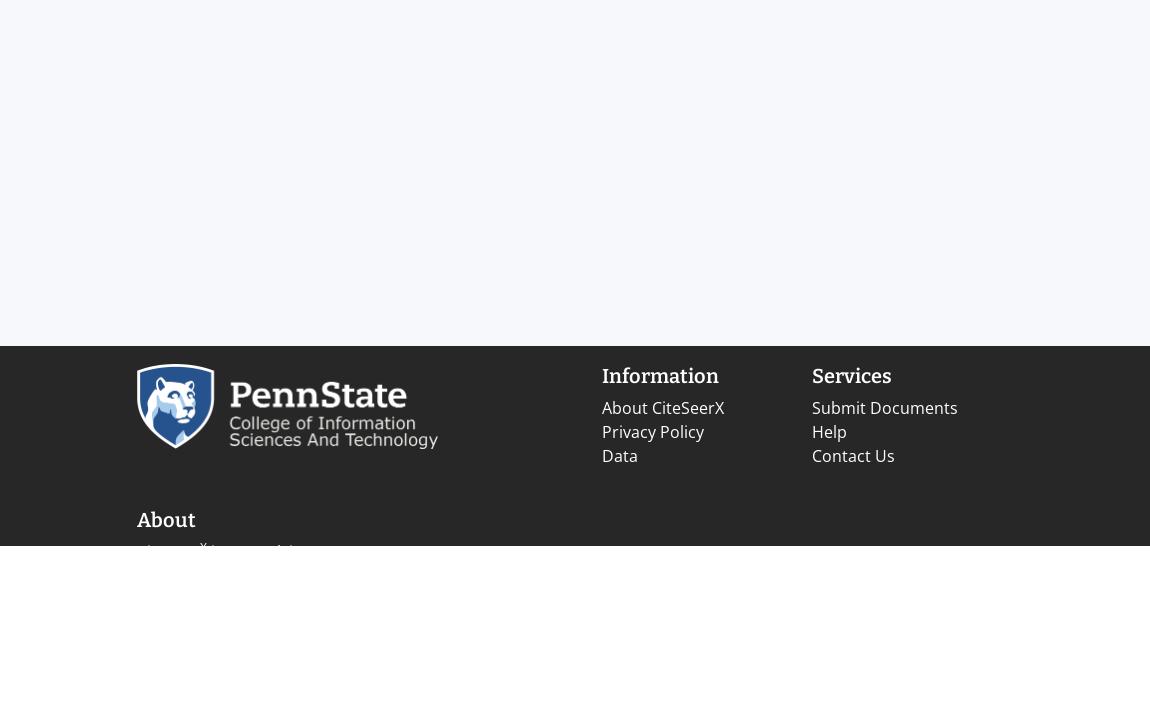 The width and height of the screenshot is (1150, 727). What do you see at coordinates (165, 519) in the screenshot?
I see `'About'` at bounding box center [165, 519].